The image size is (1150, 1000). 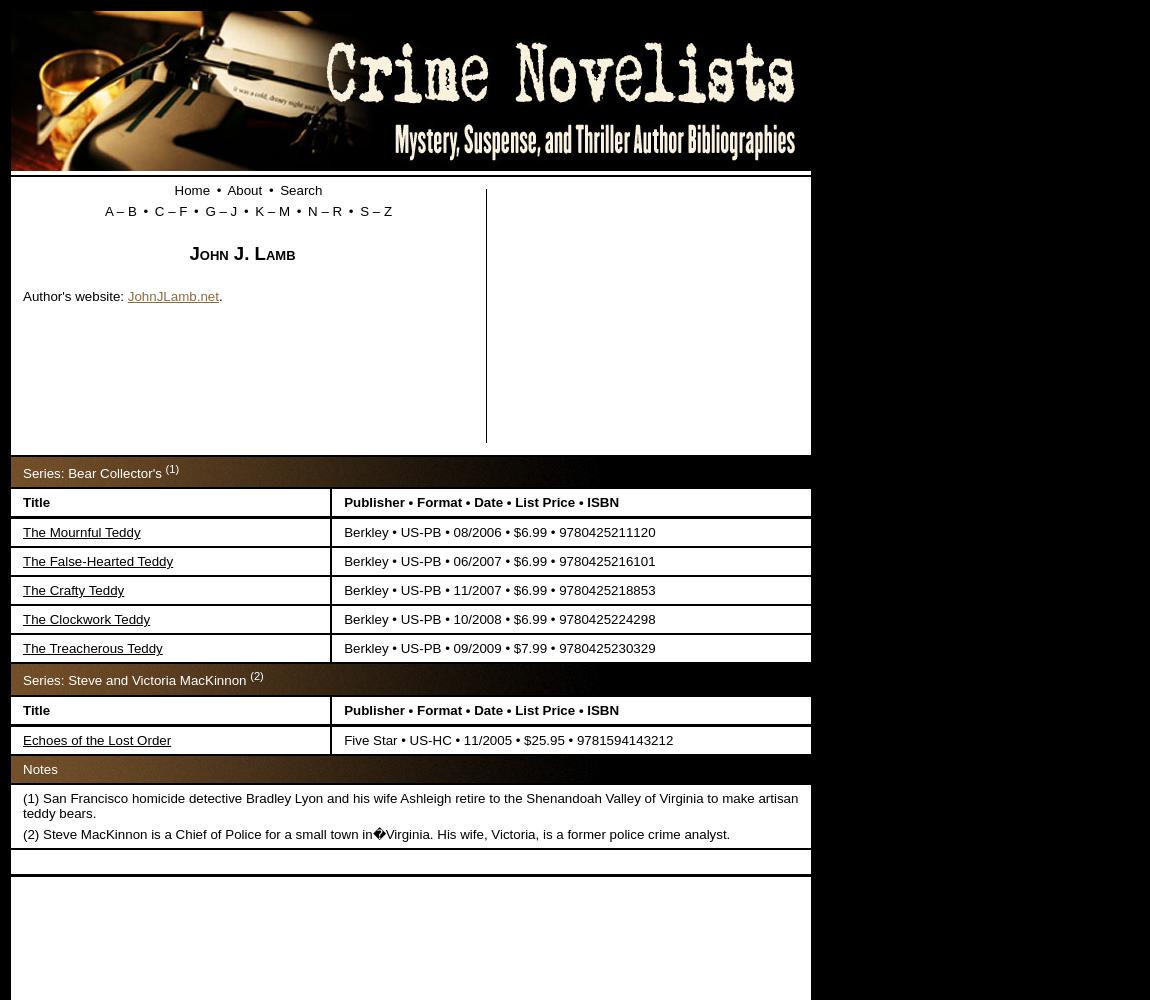 What do you see at coordinates (243, 189) in the screenshot?
I see `'About'` at bounding box center [243, 189].